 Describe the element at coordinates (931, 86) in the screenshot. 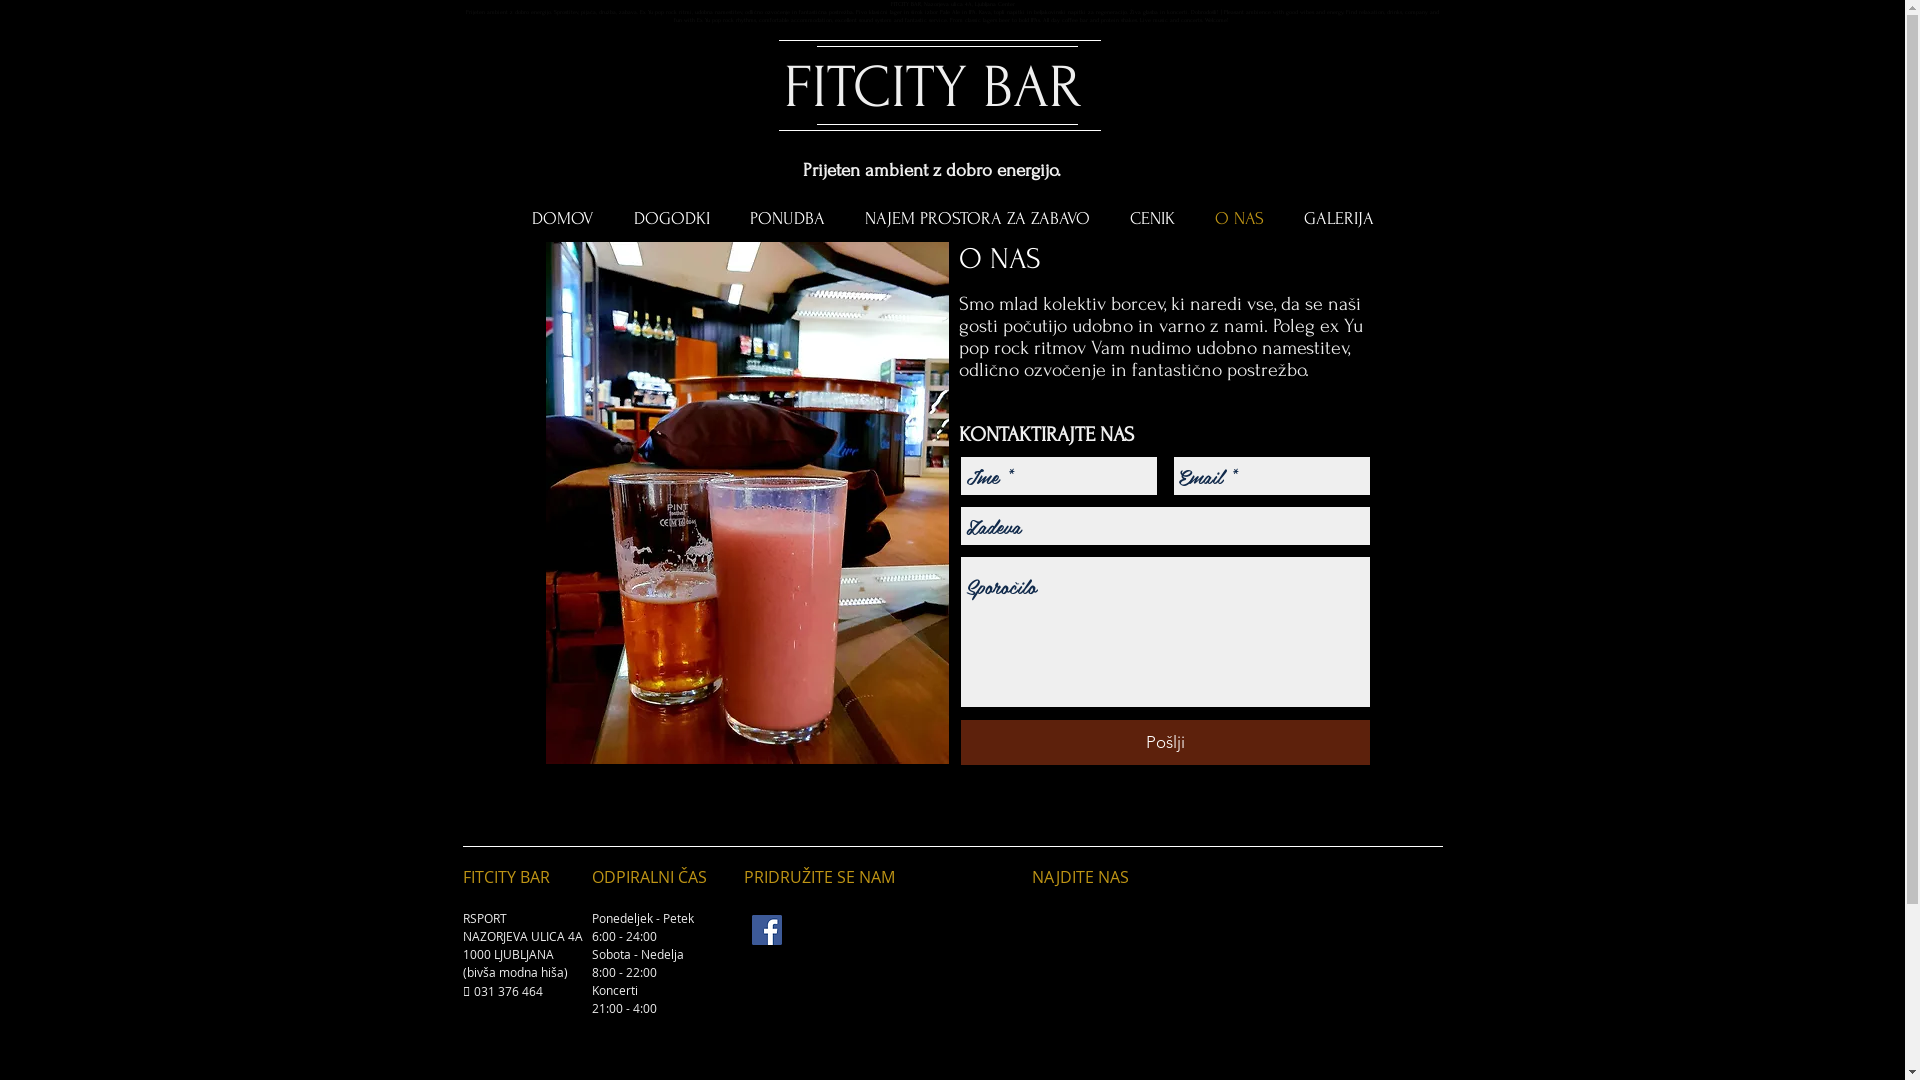

I see `'FITCITY BAR'` at that location.